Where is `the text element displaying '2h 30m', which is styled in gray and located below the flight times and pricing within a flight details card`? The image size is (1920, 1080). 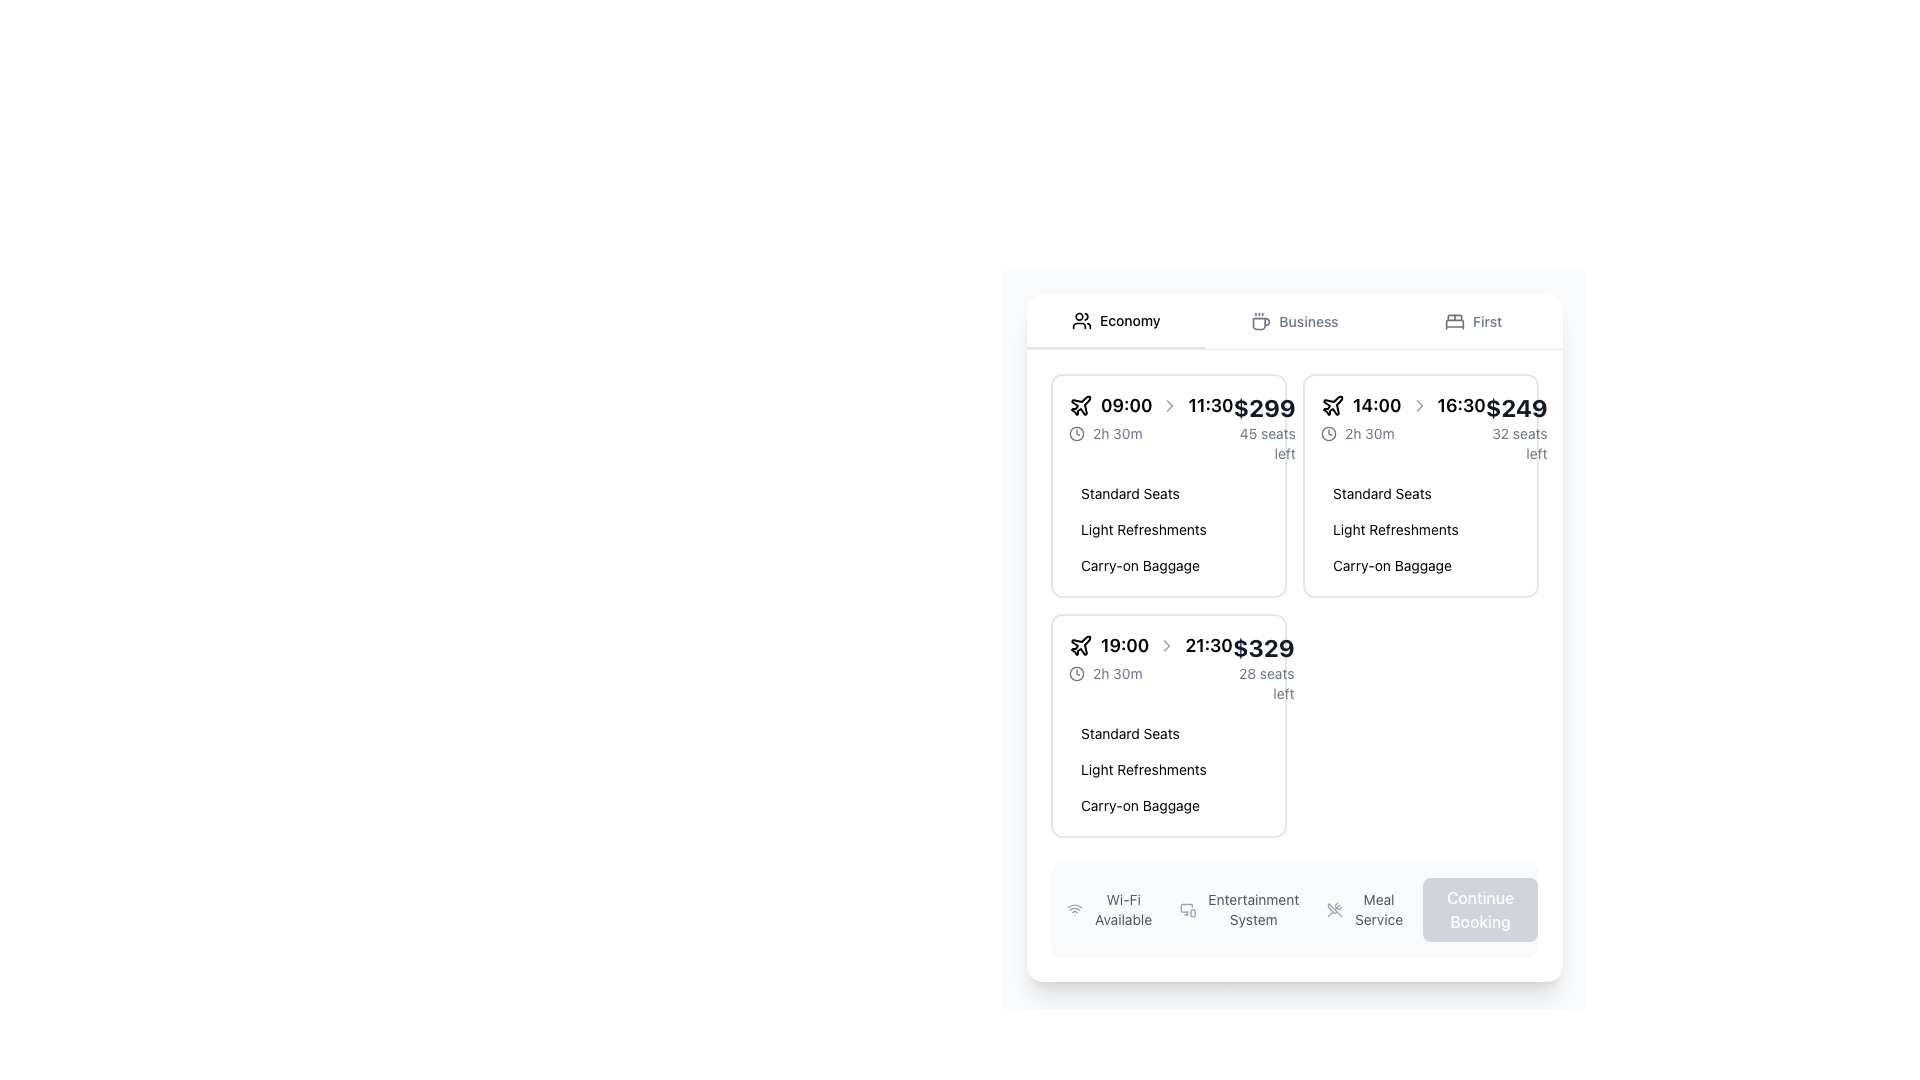 the text element displaying '2h 30m', which is styled in gray and located below the flight times and pricing within a flight details card is located at coordinates (1116, 433).